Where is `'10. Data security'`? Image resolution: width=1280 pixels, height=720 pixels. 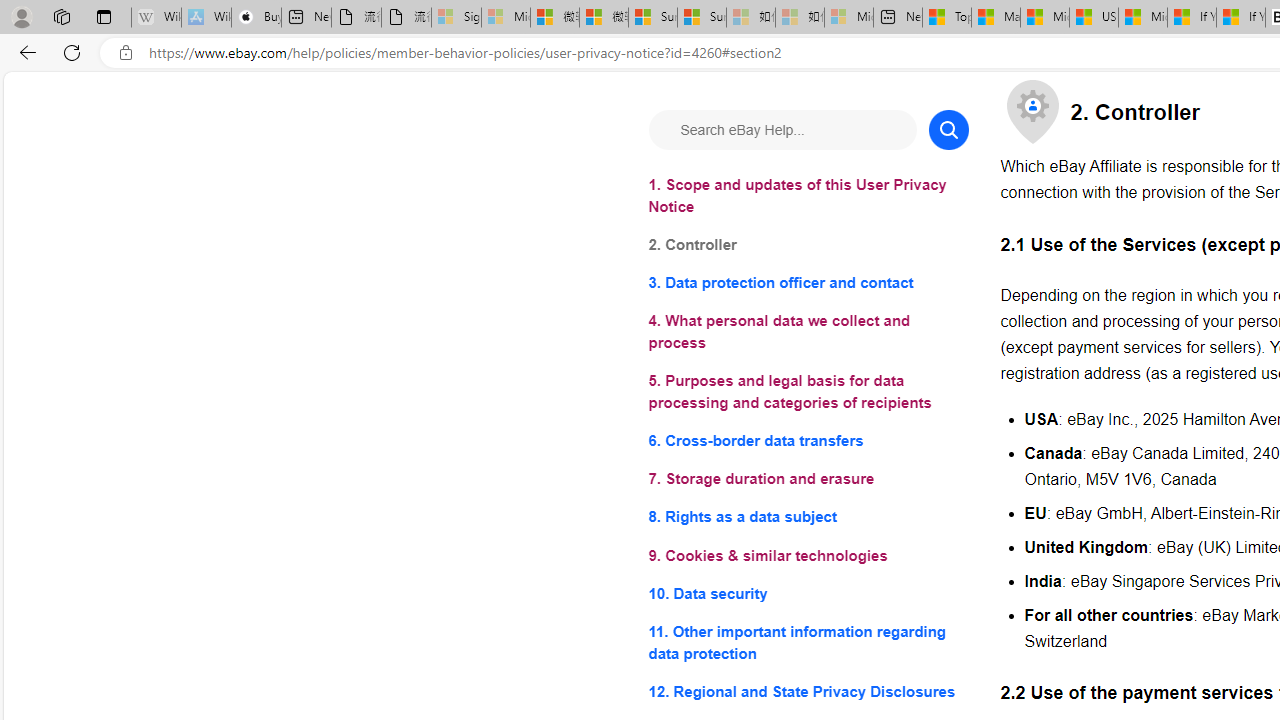
'10. Data security' is located at coordinates (808, 592).